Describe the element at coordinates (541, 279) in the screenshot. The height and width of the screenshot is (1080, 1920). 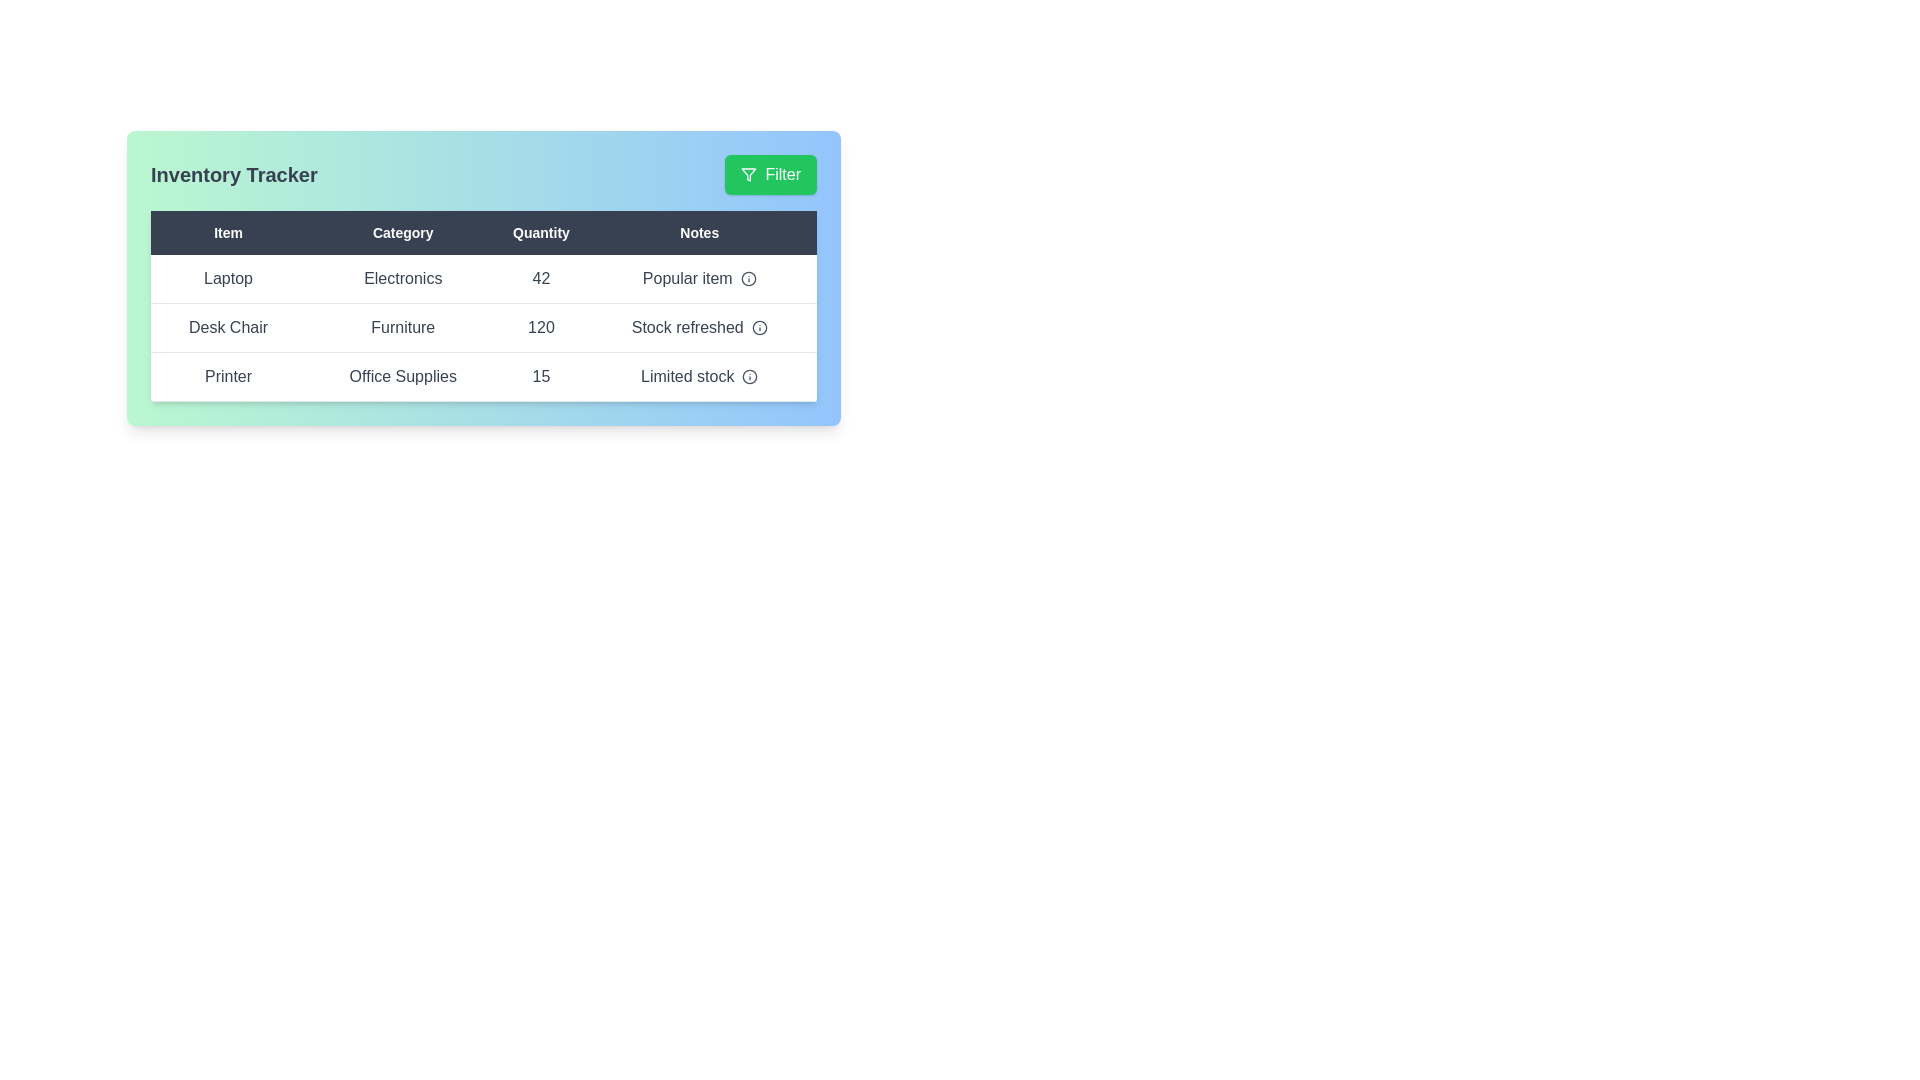
I see `the cell containing 42 to select its text` at that location.